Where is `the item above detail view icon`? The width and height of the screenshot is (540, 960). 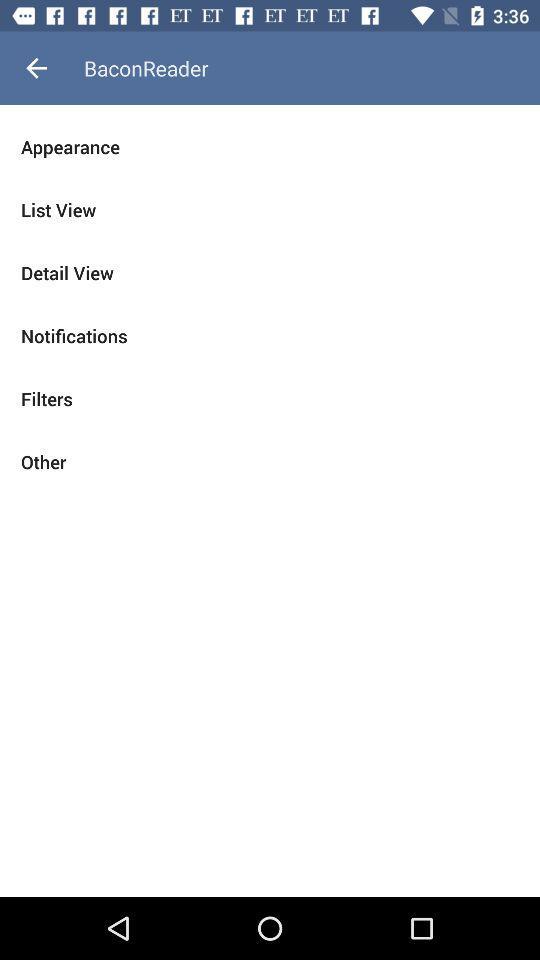
the item above detail view icon is located at coordinates (270, 210).